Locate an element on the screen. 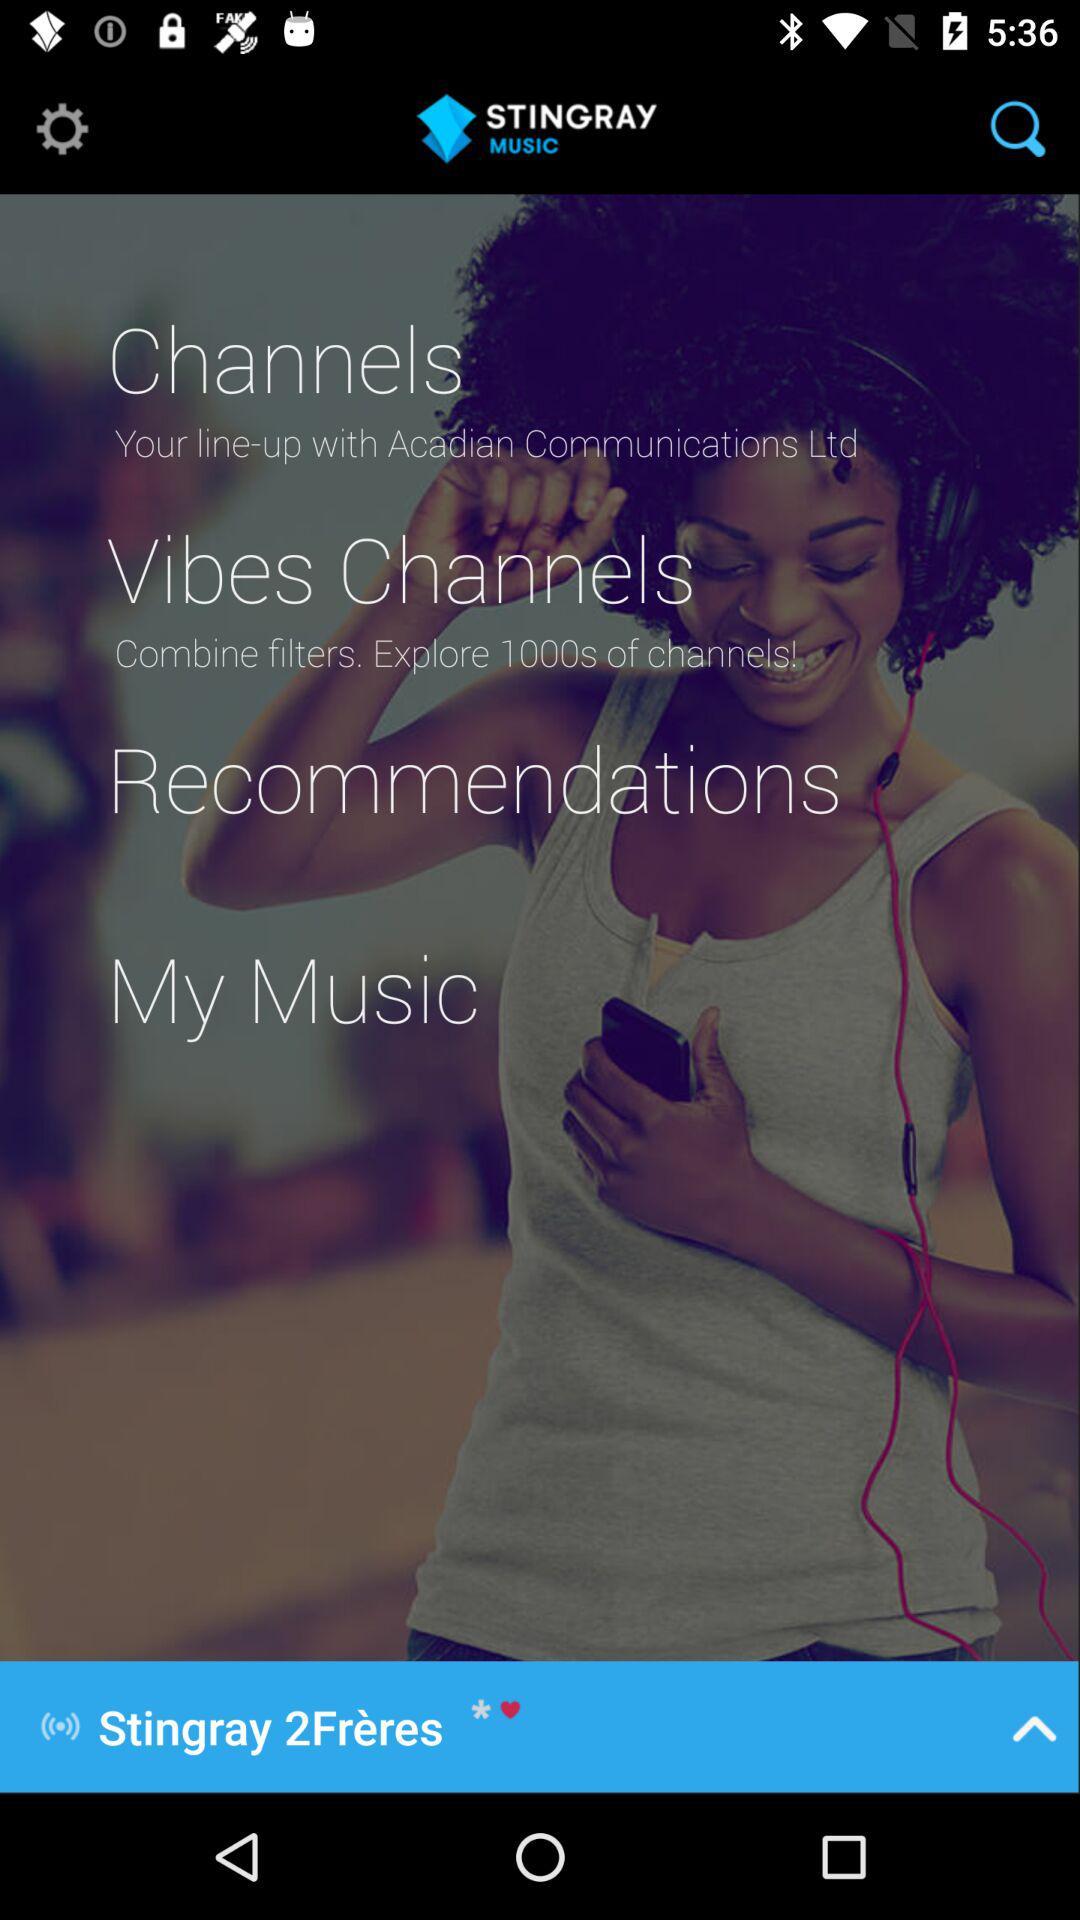  the settings icon is located at coordinates (61, 127).